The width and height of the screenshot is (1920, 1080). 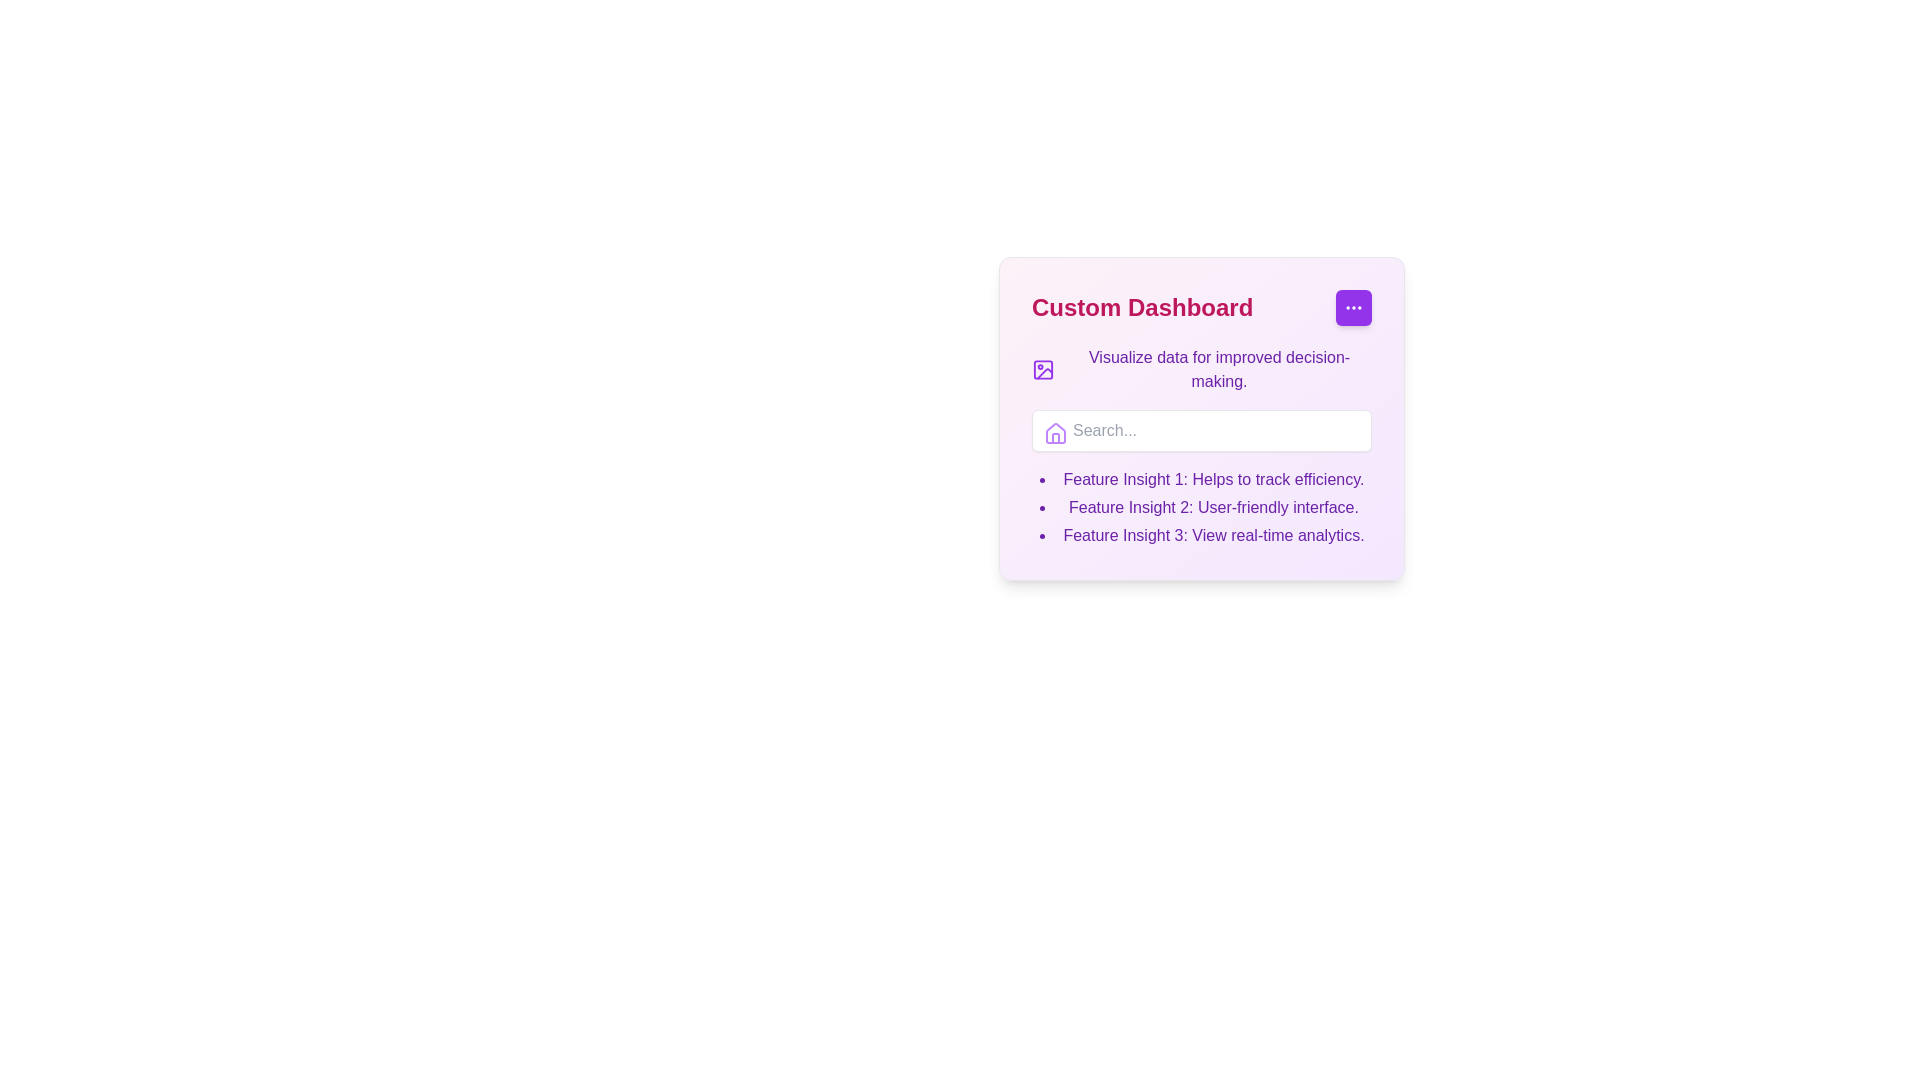 What do you see at coordinates (1353, 308) in the screenshot?
I see `the ellipsis icon button located at the upper-right corner of the 'Custom Dashboard' card` at bounding box center [1353, 308].